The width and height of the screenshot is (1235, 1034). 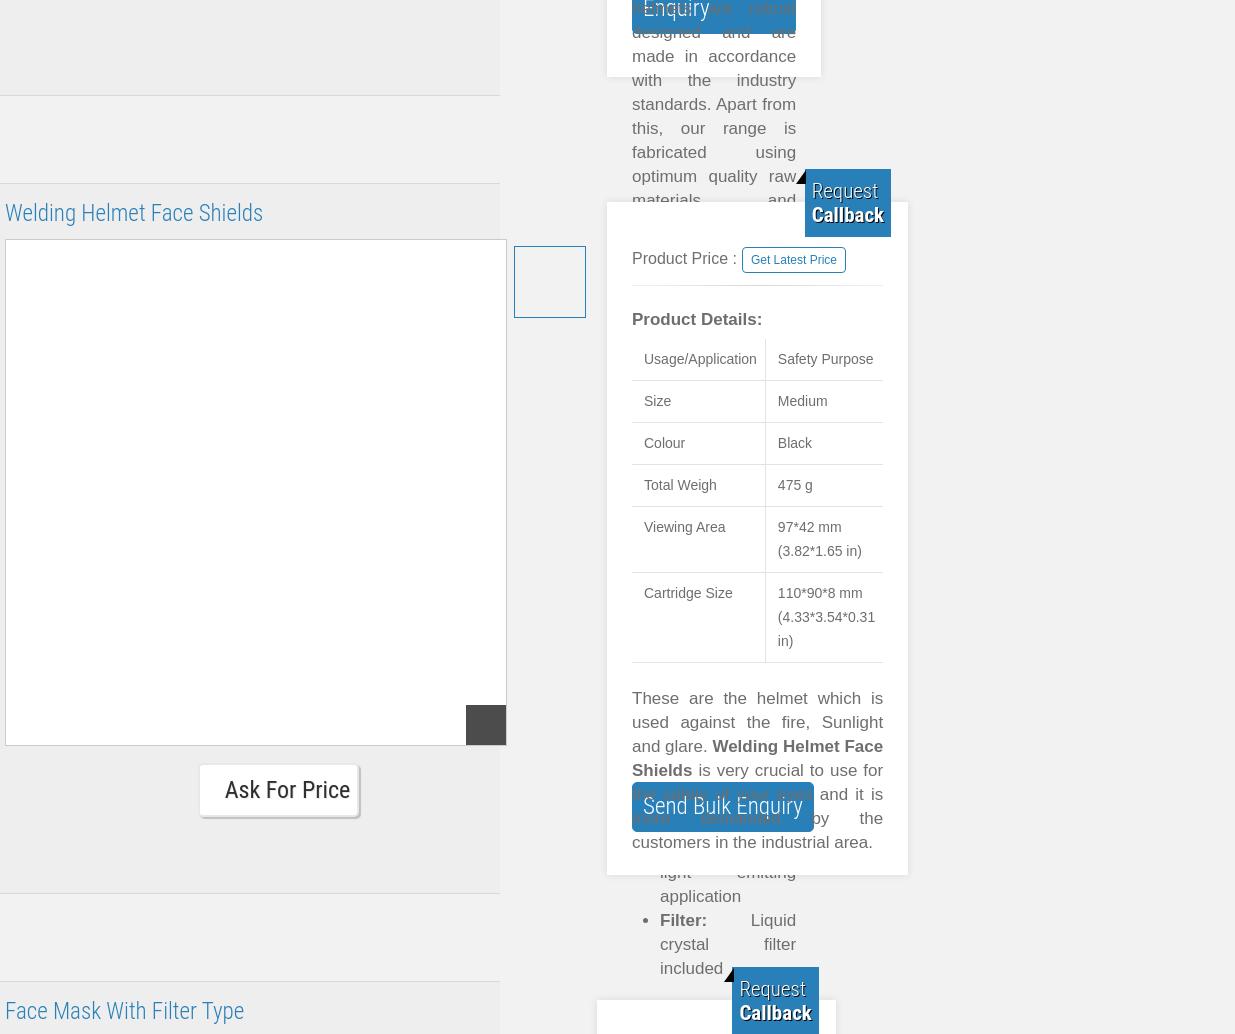 I want to click on 'Liquid crystal filter included', so click(x=659, y=943).